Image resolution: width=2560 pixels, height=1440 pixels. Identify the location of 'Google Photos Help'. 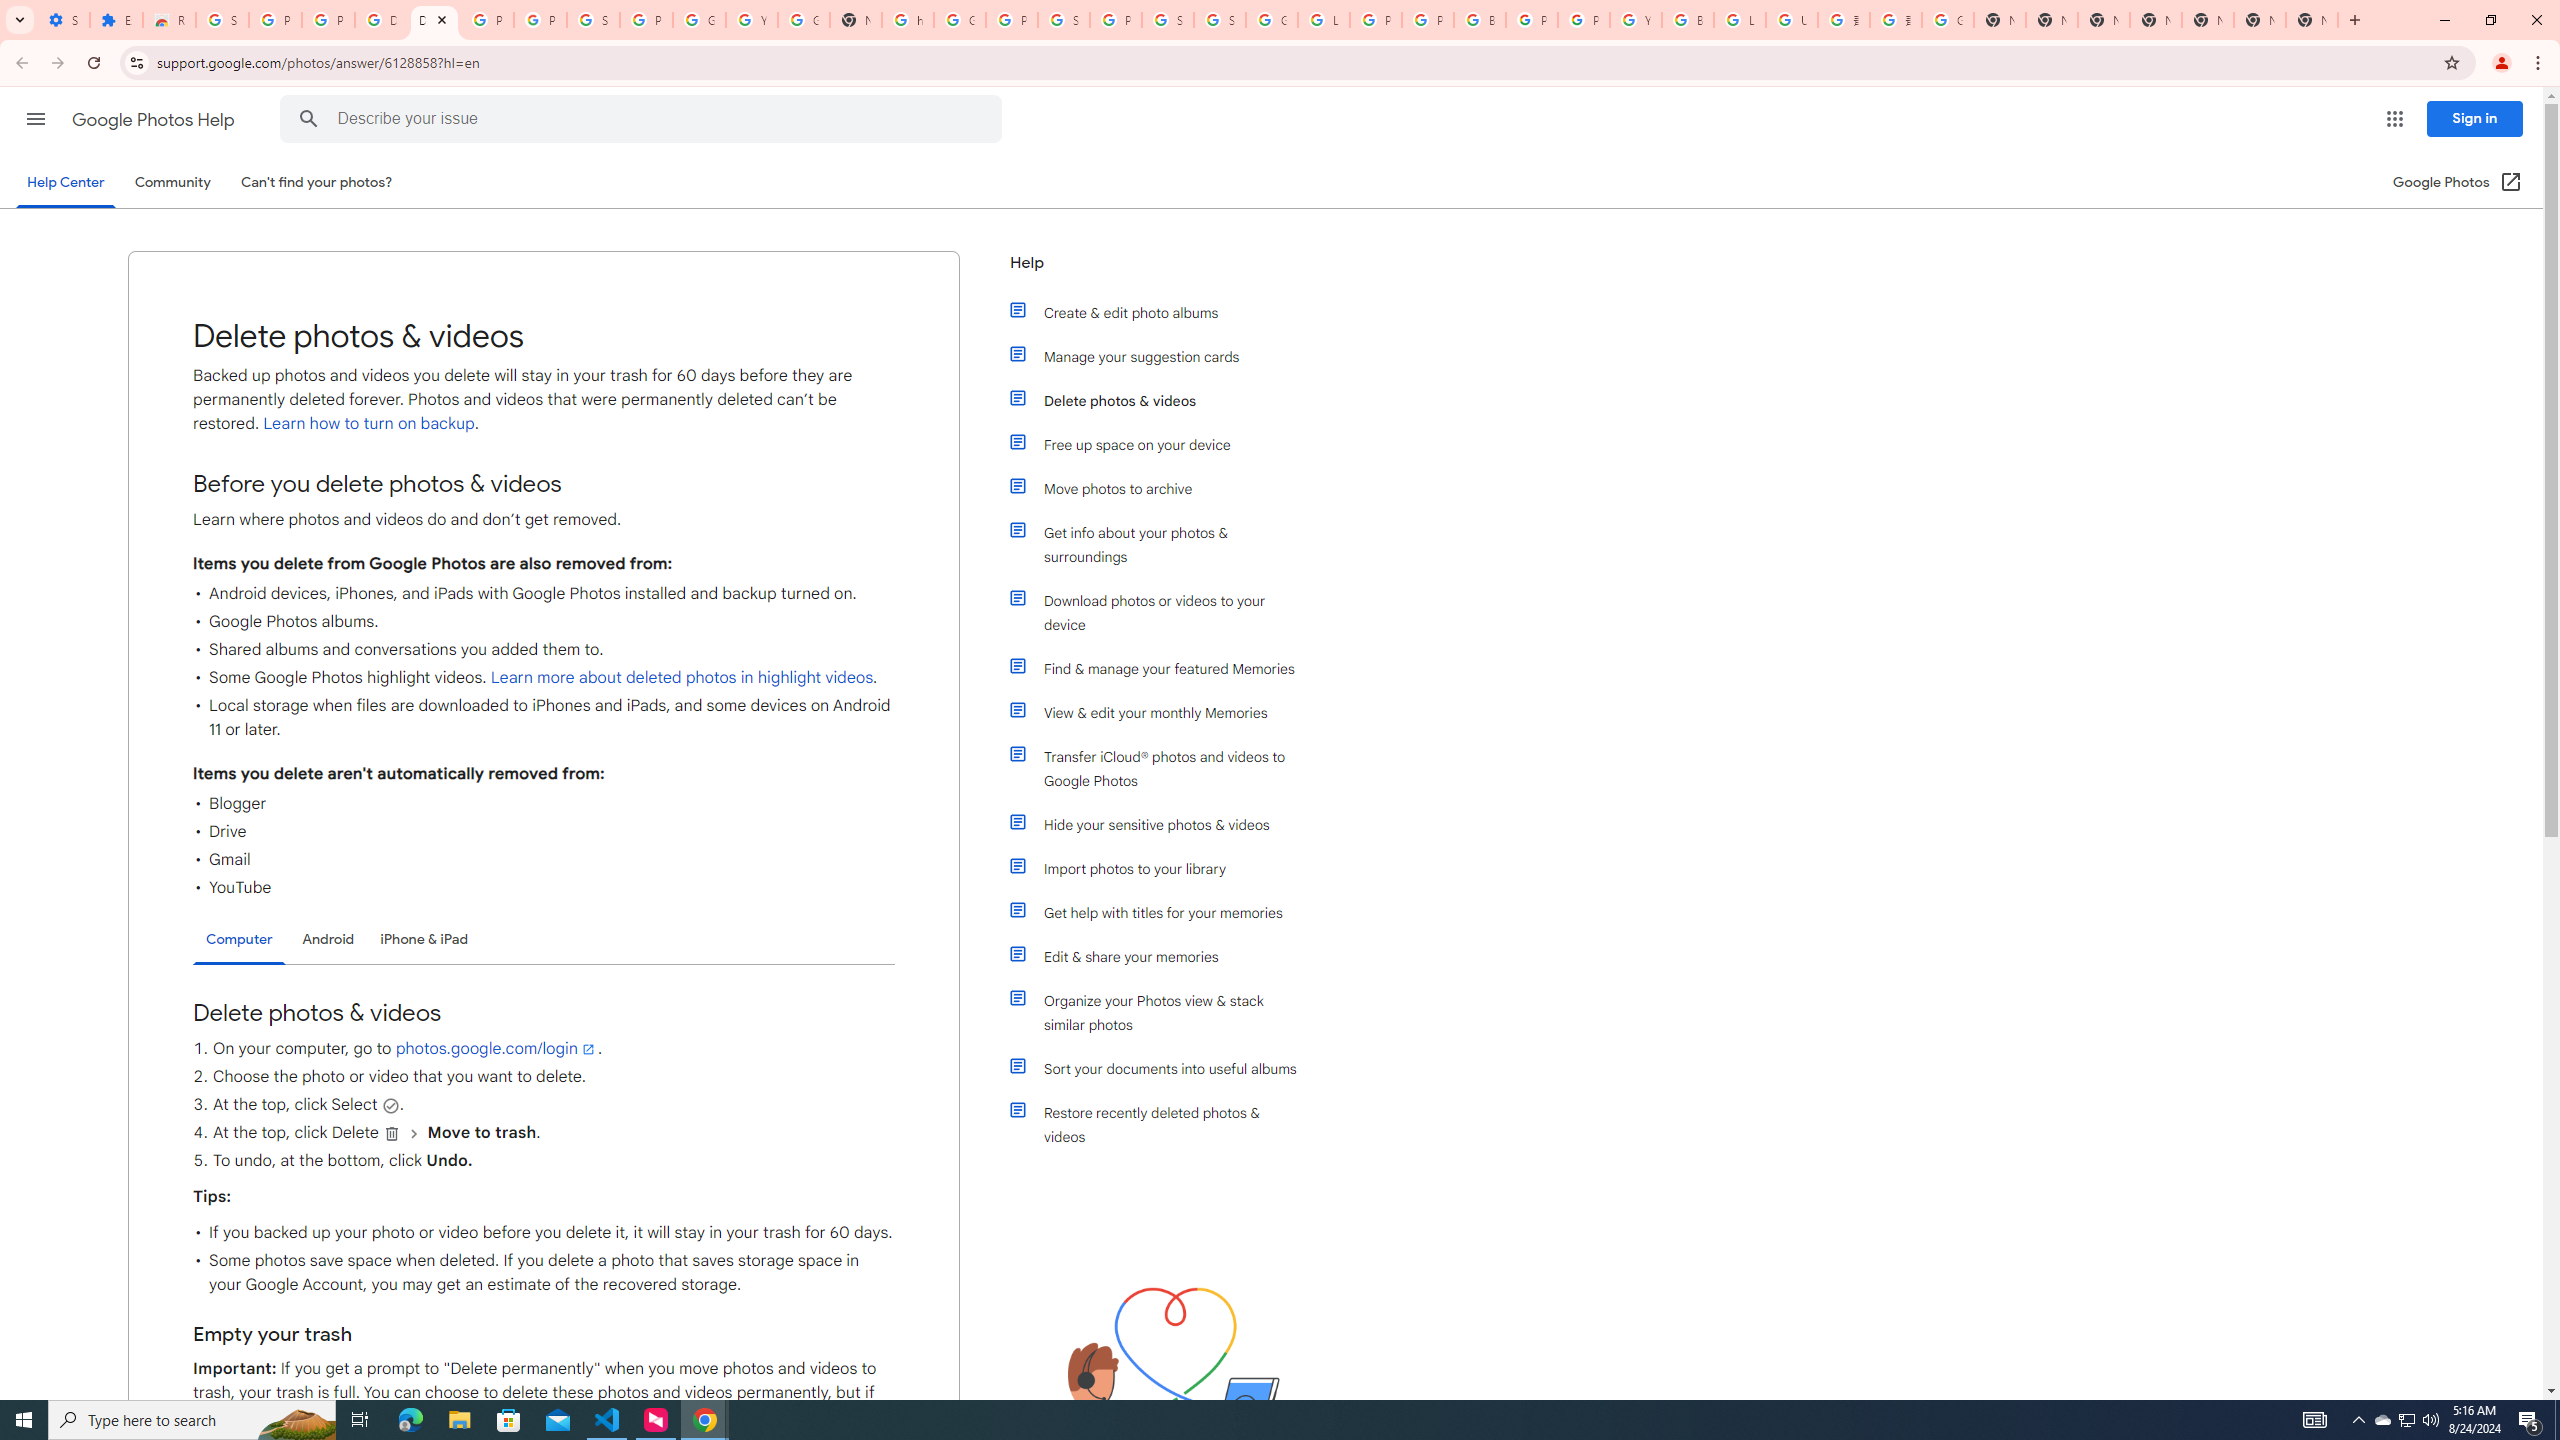
(154, 119).